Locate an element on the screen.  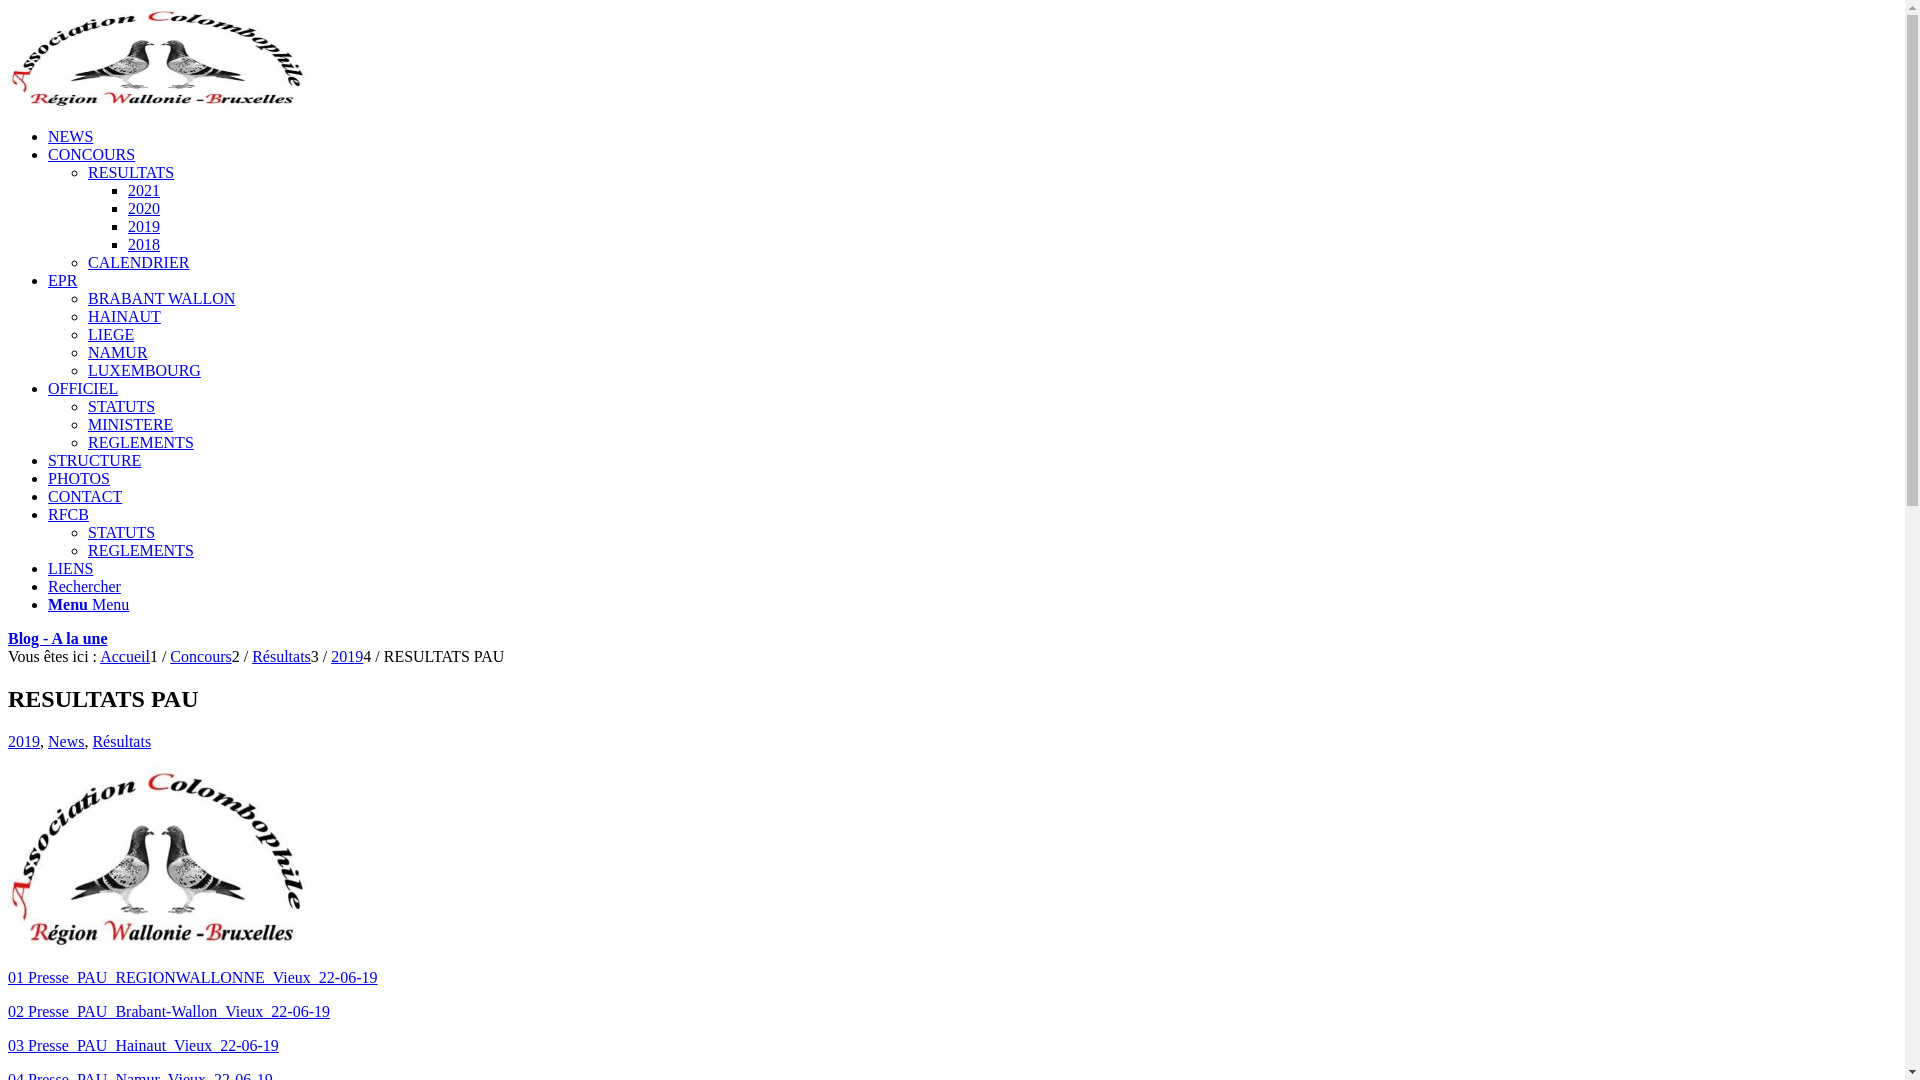
'Rechercher' is located at coordinates (83, 585).